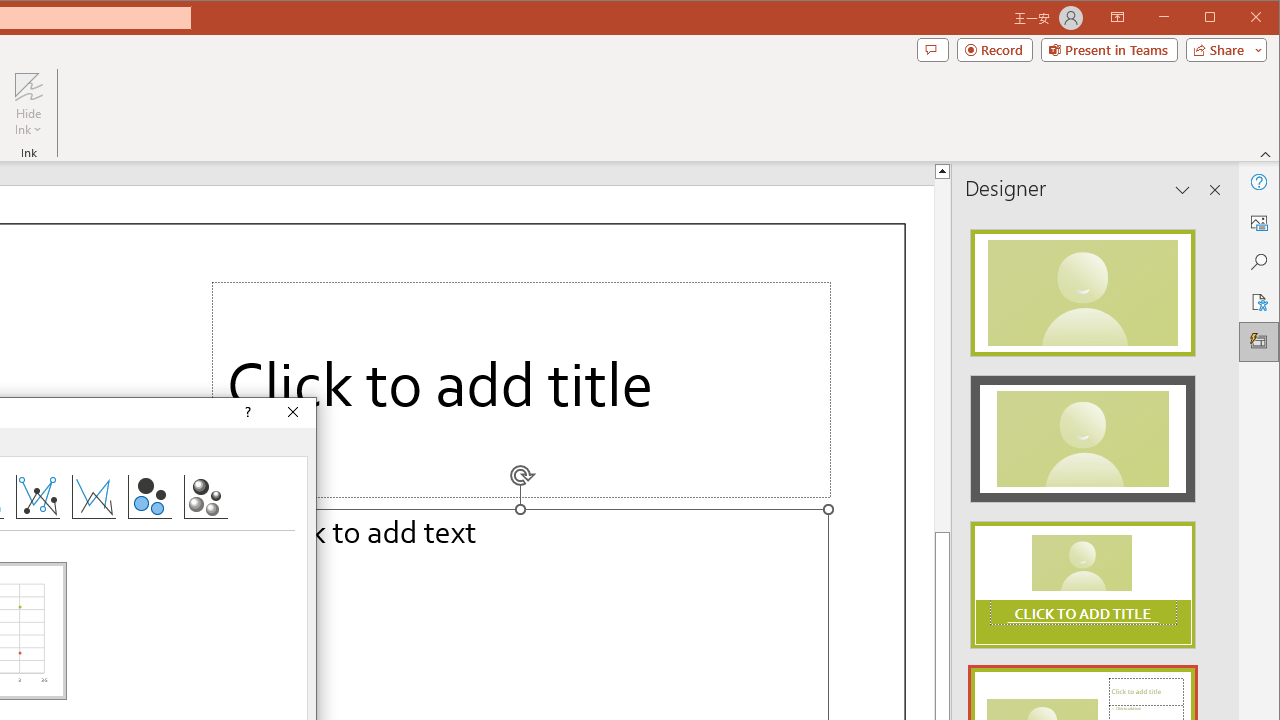 The image size is (1280, 720). I want to click on 'Scatter with Straight Lines', so click(93, 495).